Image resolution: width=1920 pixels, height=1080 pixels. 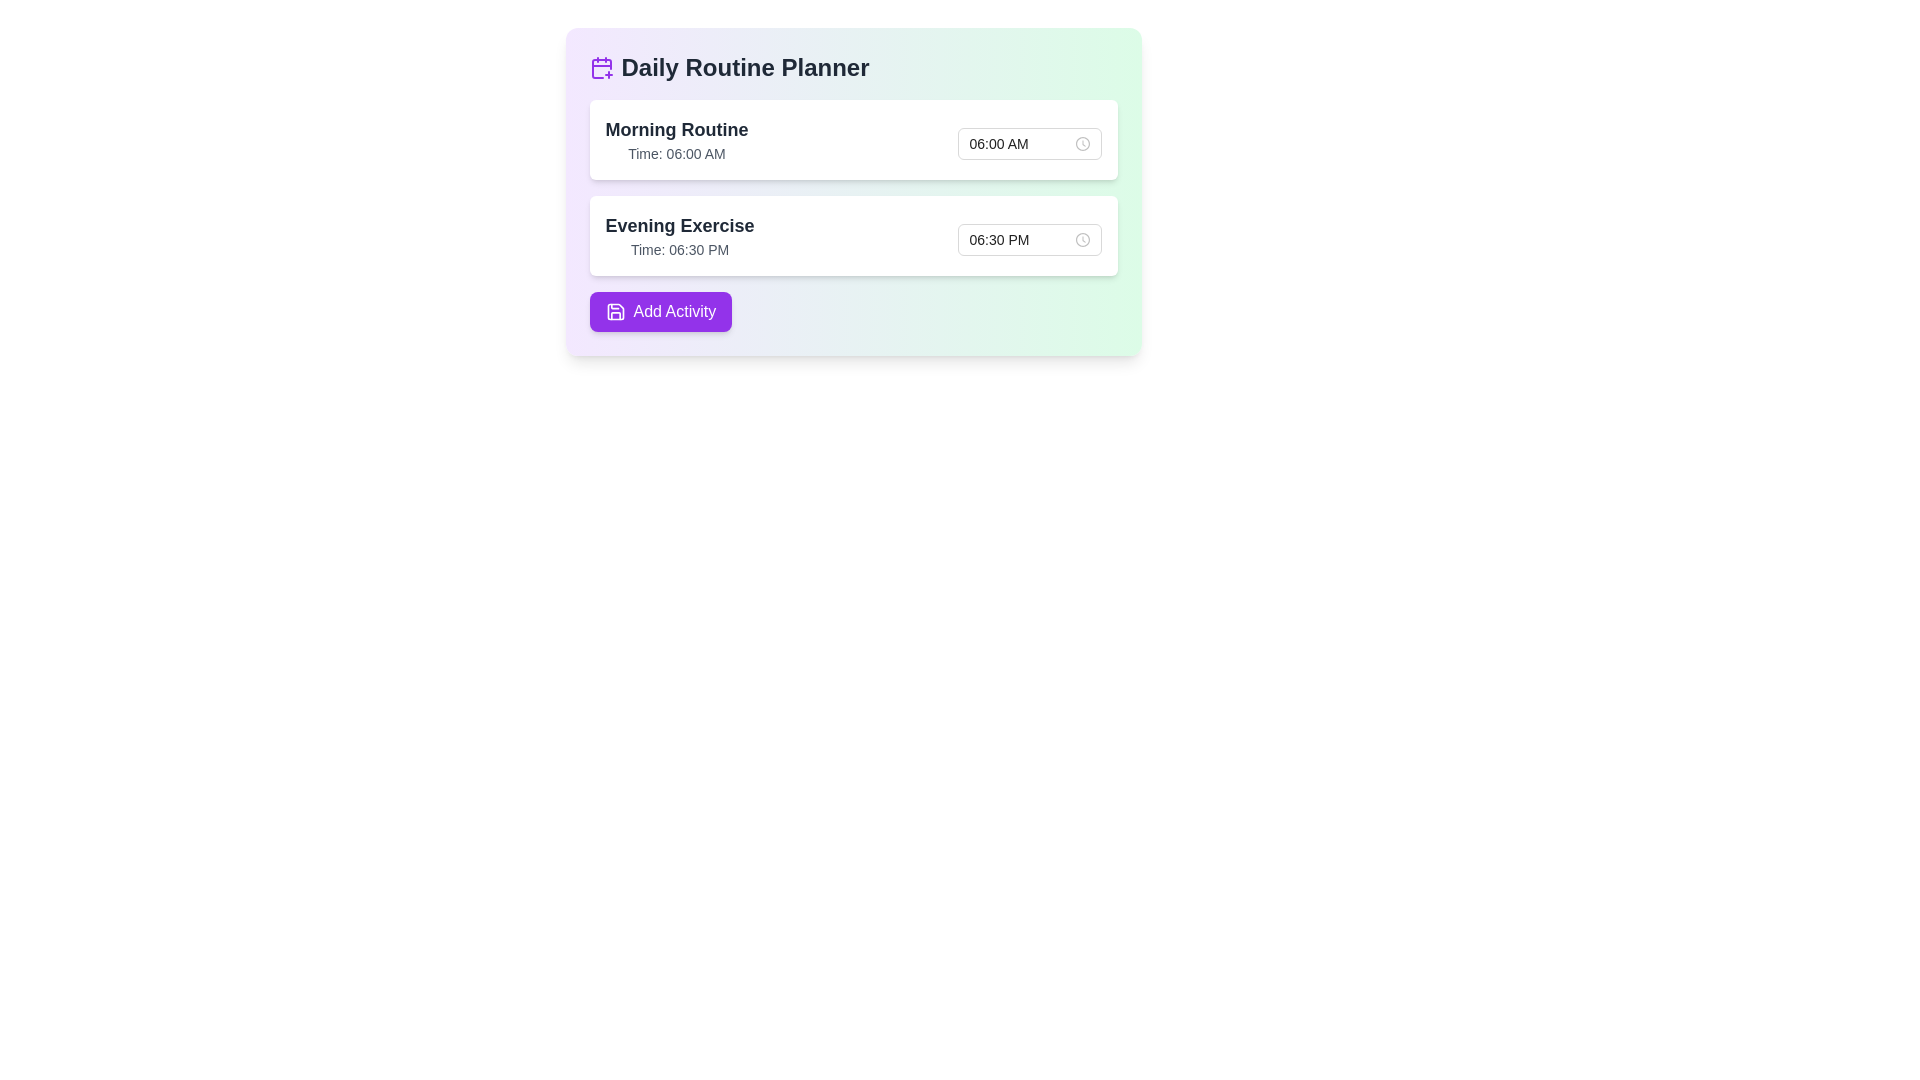 What do you see at coordinates (1029, 142) in the screenshot?
I see `the Time picker field displaying '06:00 AM'` at bounding box center [1029, 142].